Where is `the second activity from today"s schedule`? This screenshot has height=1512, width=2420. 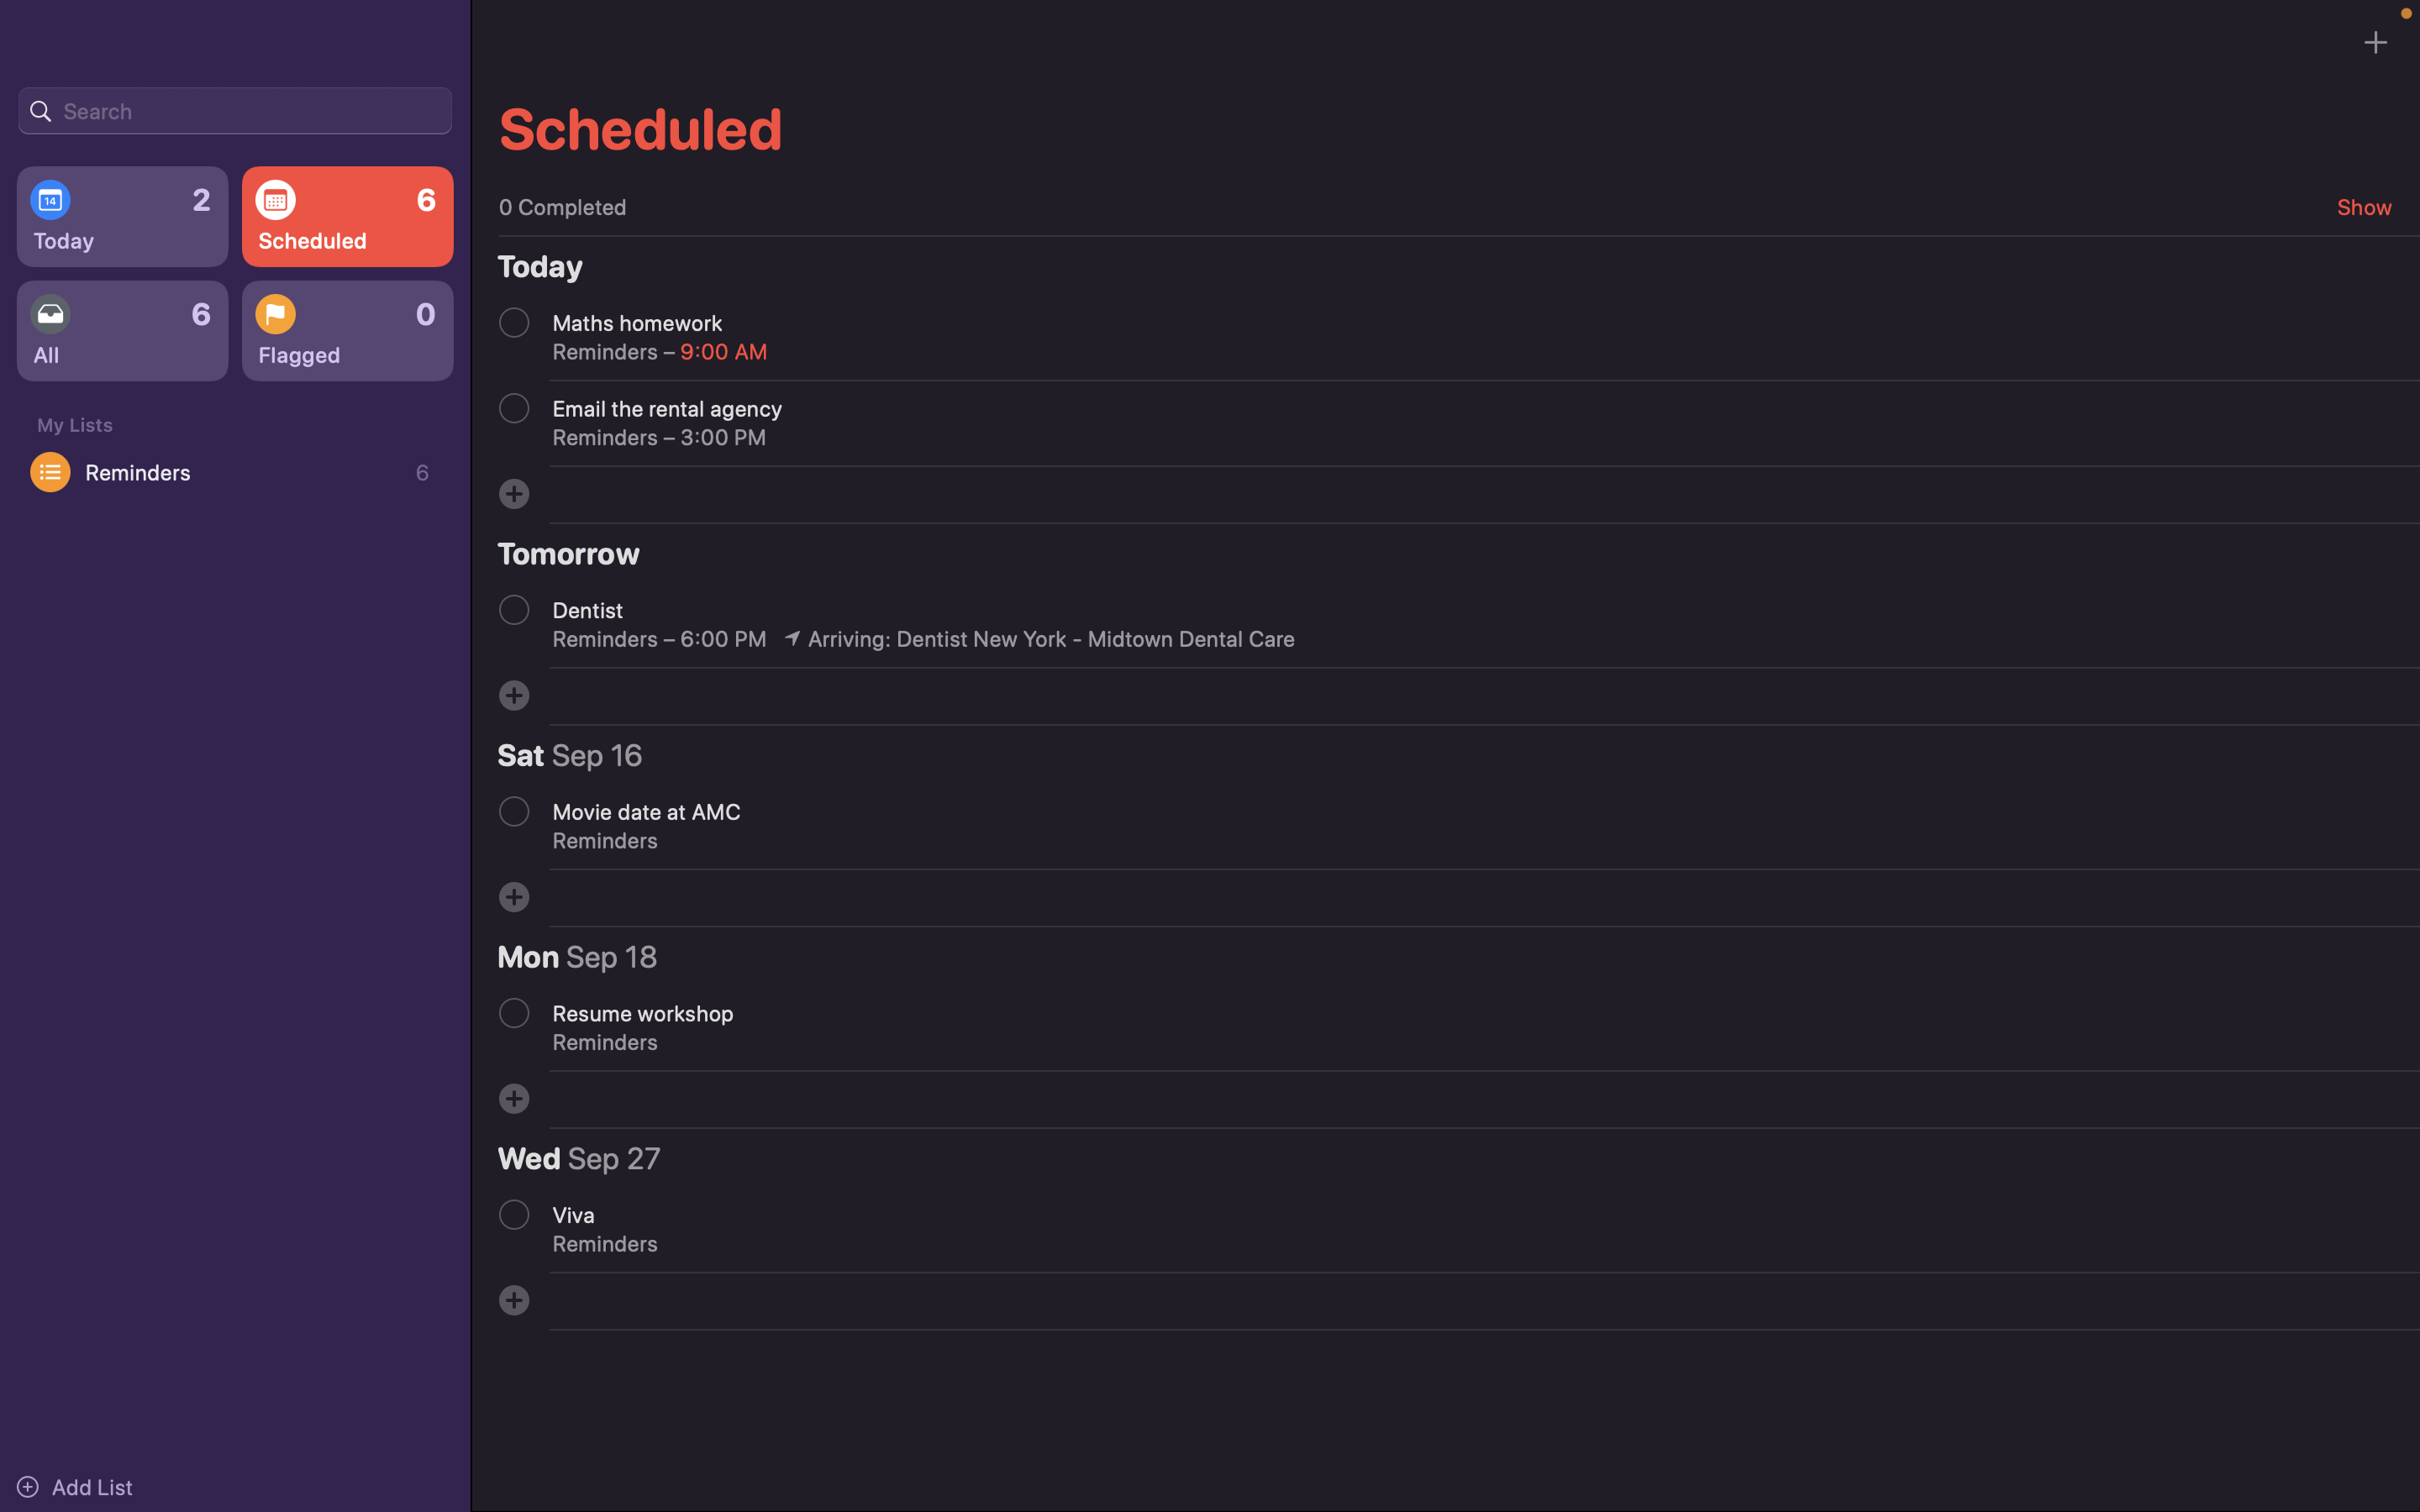
the second activity from today"s schedule is located at coordinates (513, 407).